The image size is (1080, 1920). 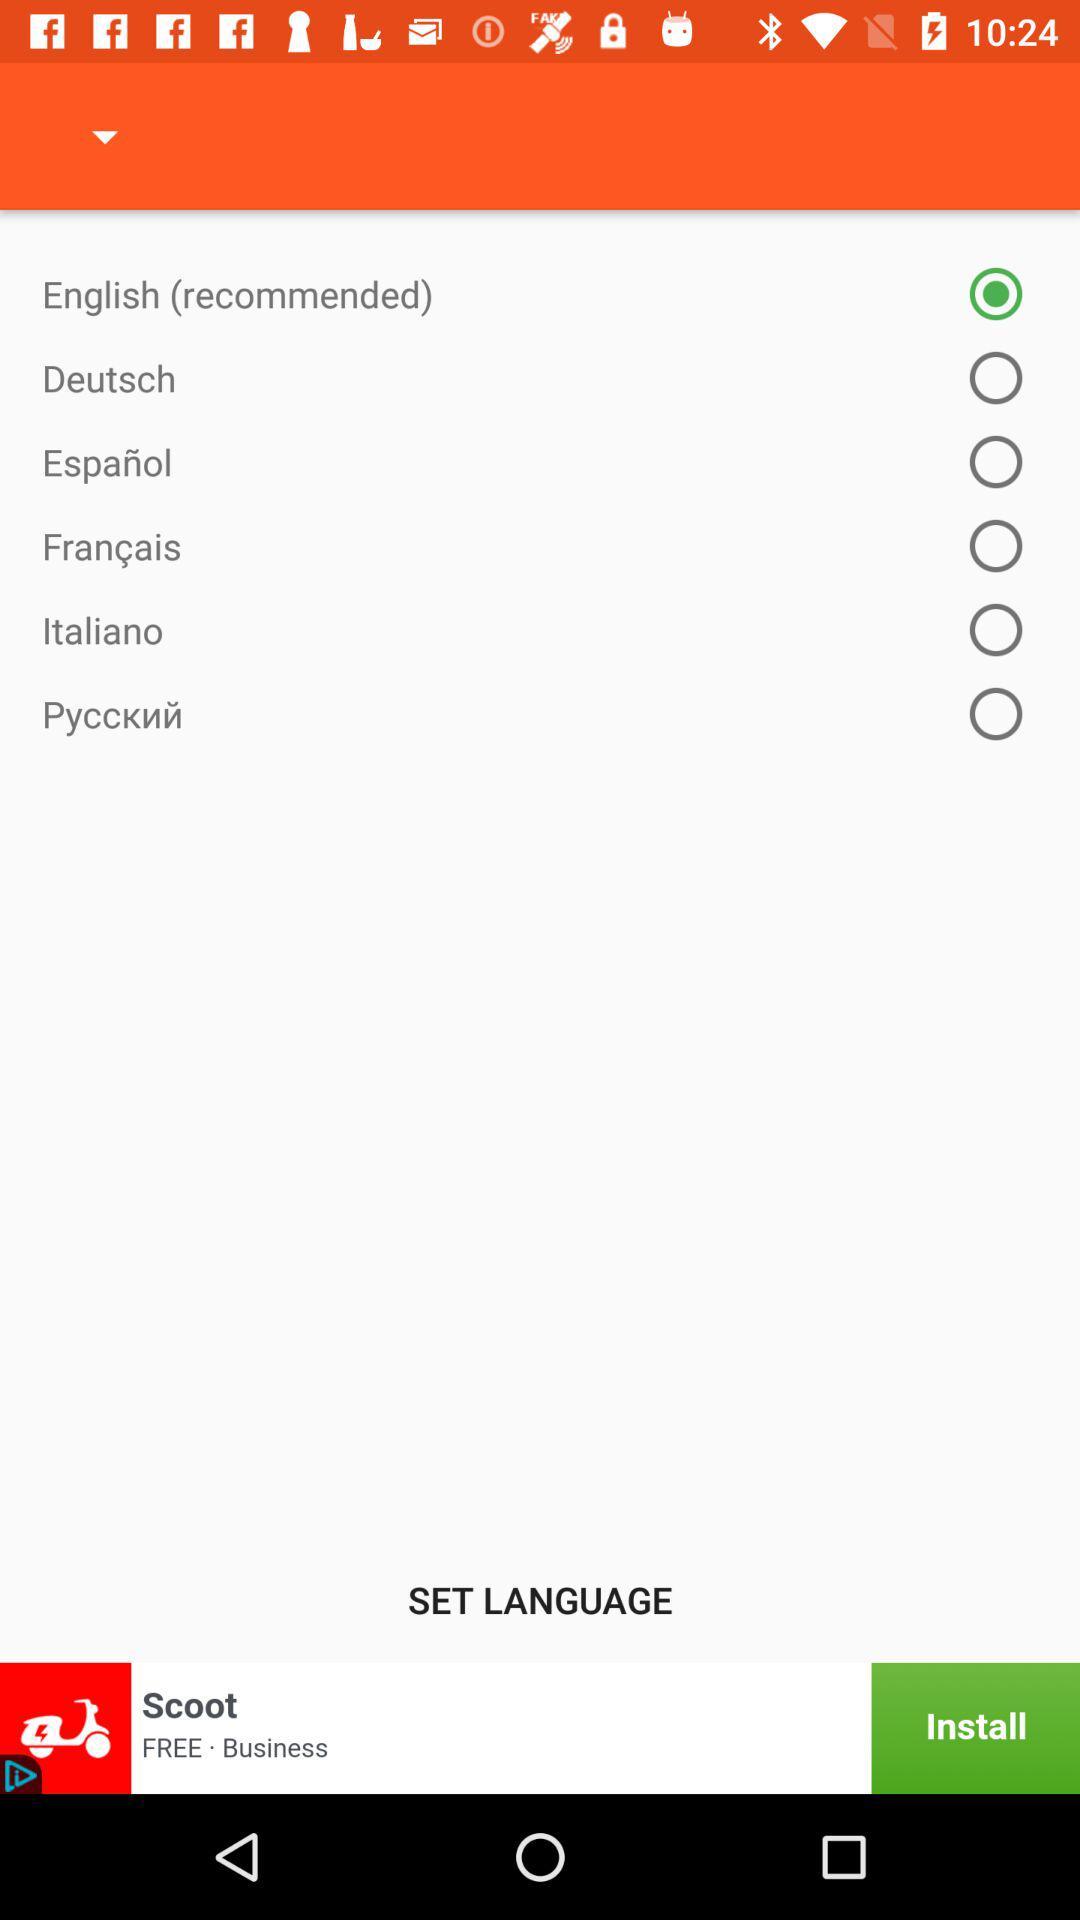 What do you see at coordinates (540, 1598) in the screenshot?
I see `set language item` at bounding box center [540, 1598].